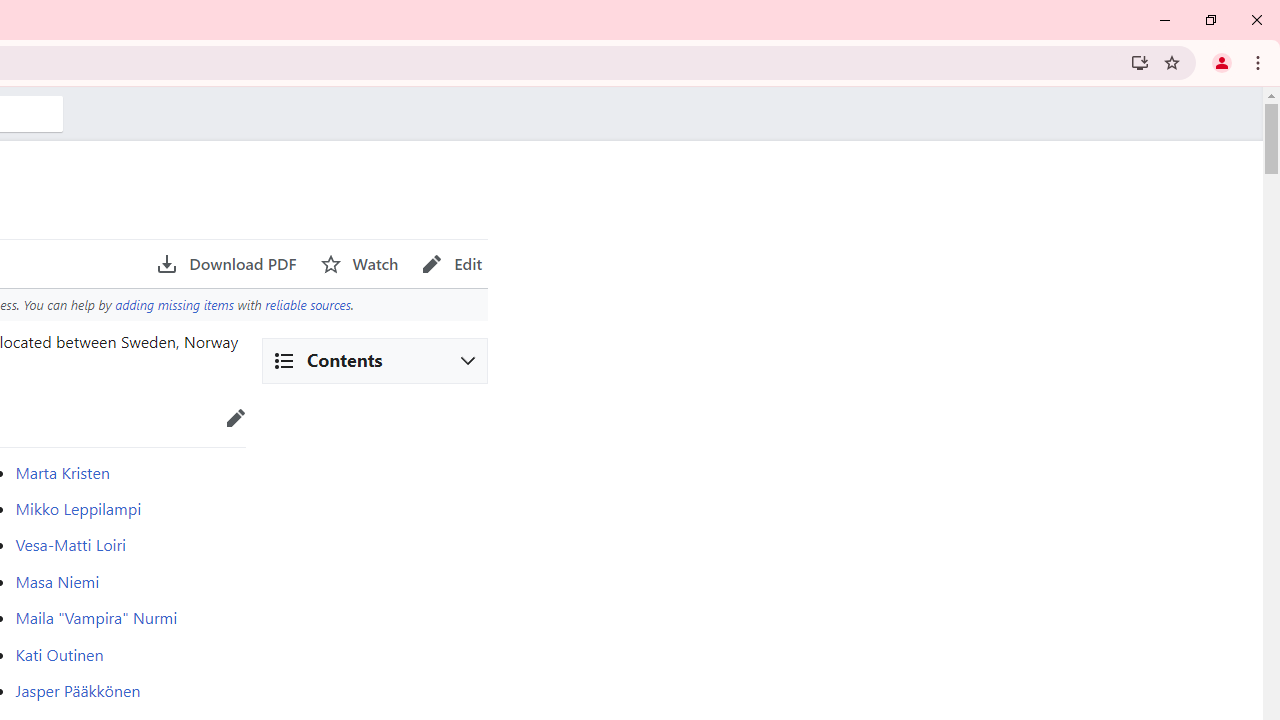 The width and height of the screenshot is (1280, 720). Describe the element at coordinates (95, 617) in the screenshot. I see `'Maila "Vampira" Nurmi'` at that location.